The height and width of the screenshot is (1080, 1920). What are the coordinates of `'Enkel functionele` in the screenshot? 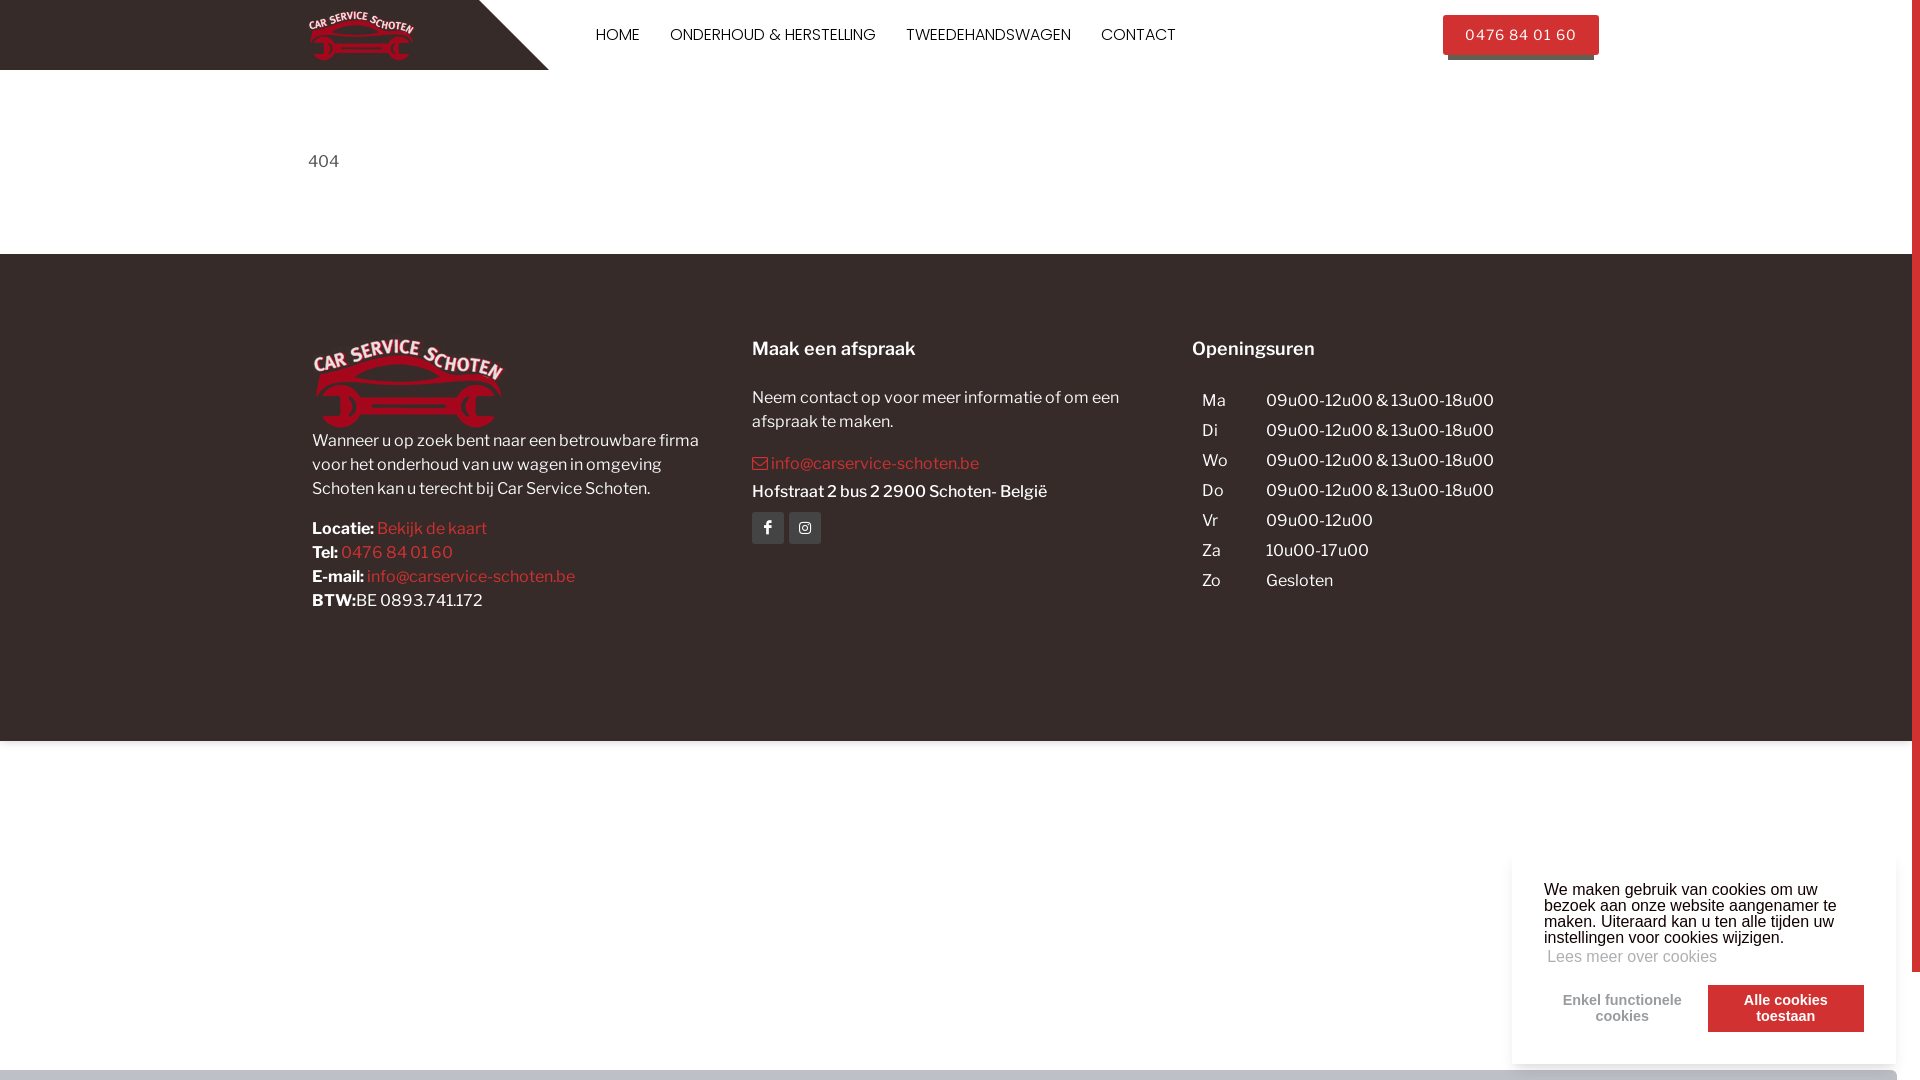 It's located at (1622, 1007).